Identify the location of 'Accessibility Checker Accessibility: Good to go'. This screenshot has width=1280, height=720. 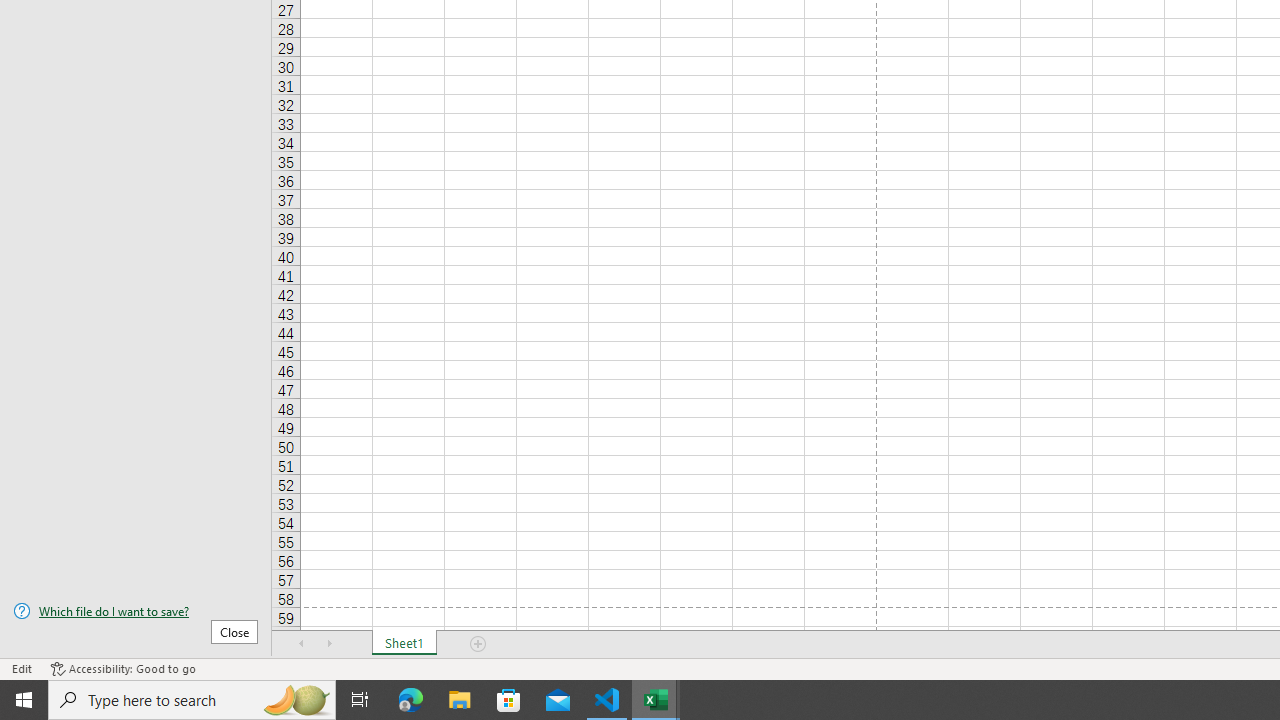
(122, 669).